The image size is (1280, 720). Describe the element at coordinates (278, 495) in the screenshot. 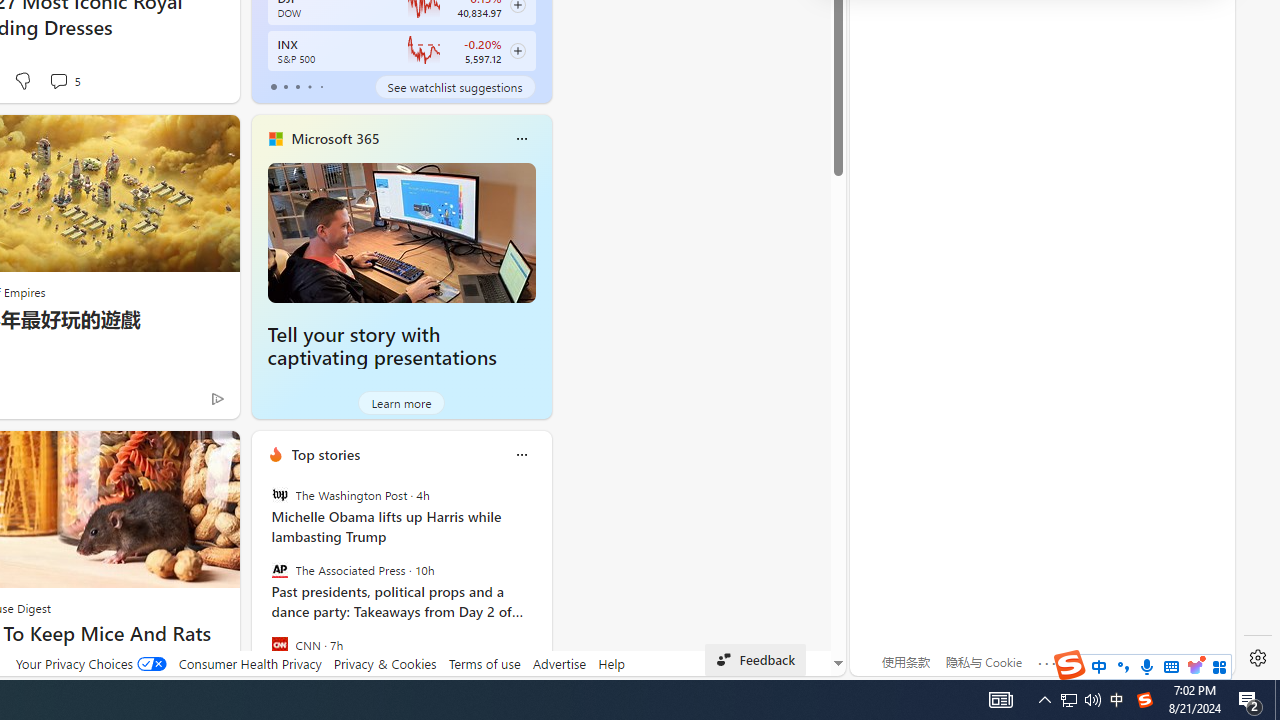

I see `'The Washington Post'` at that location.